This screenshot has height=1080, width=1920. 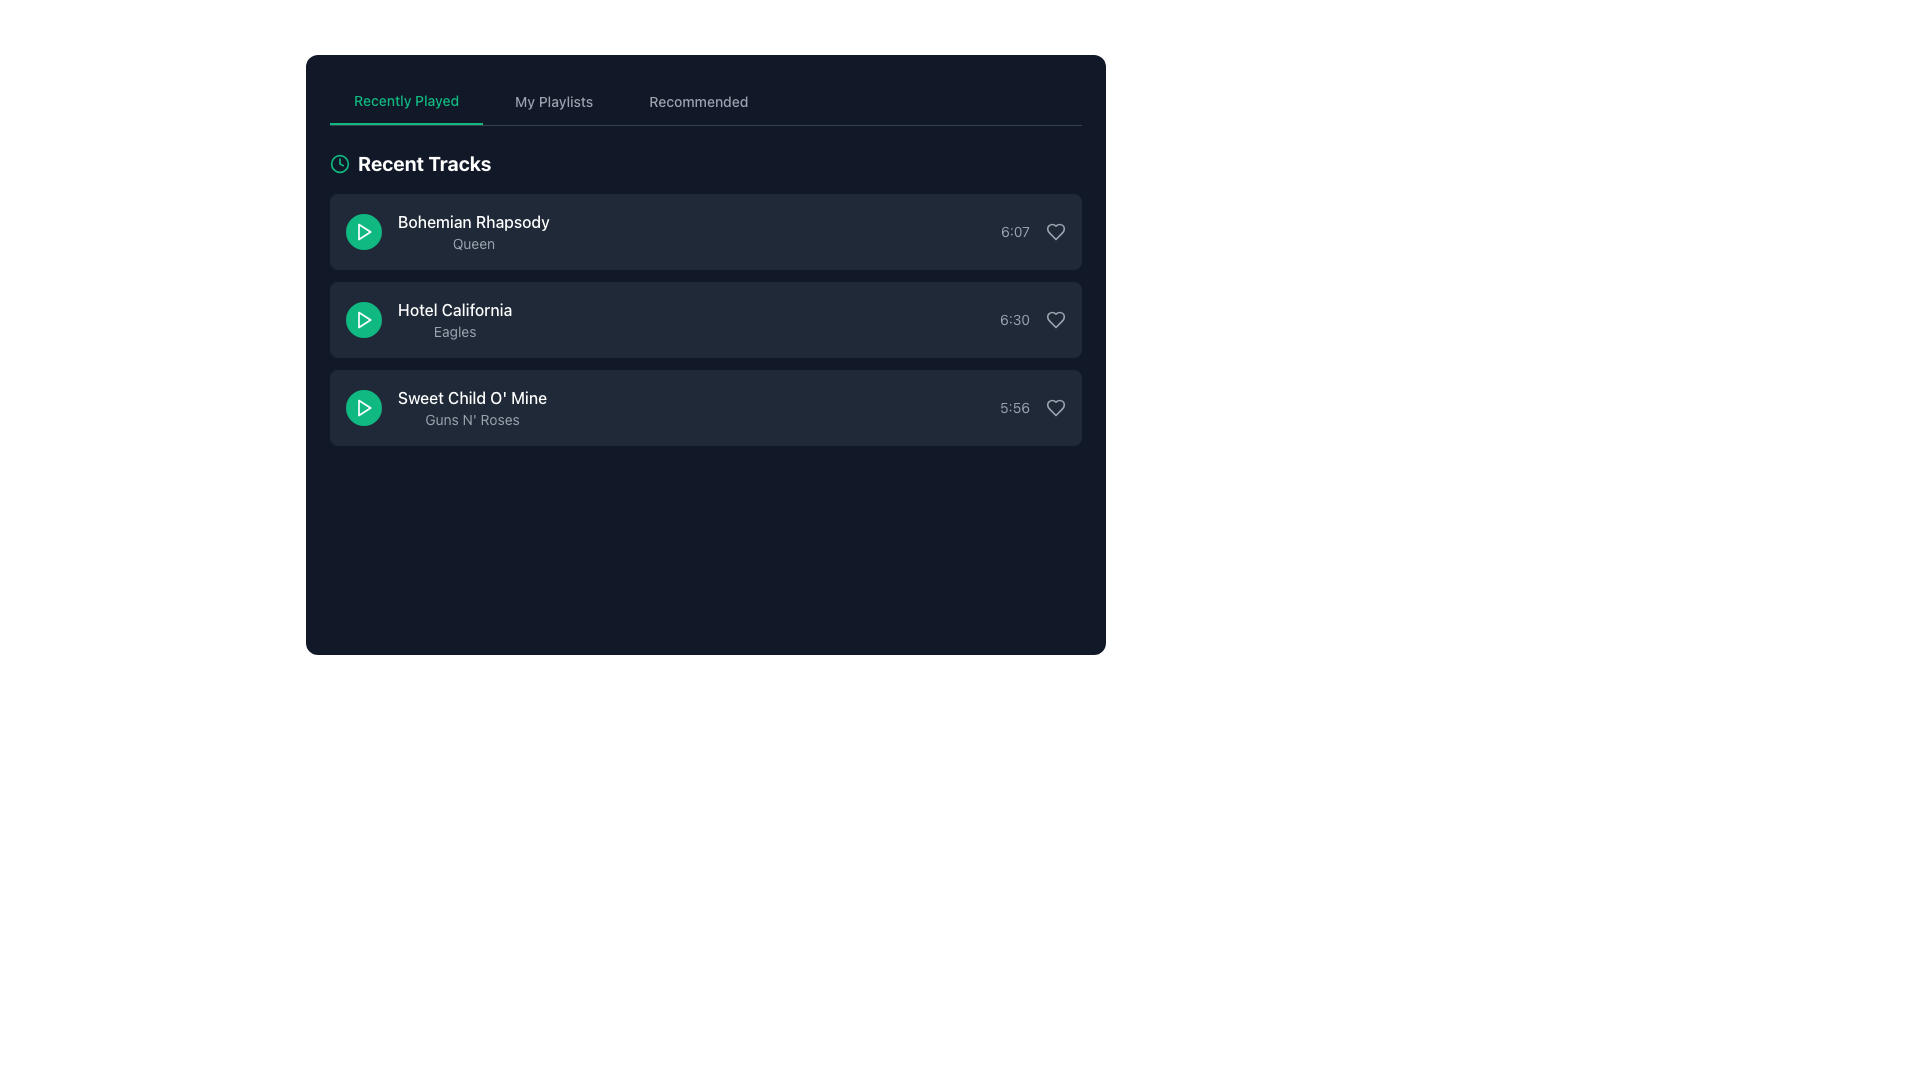 I want to click on the 'Bohemian Rhapsody' text in bold white font, so click(x=446, y=230).